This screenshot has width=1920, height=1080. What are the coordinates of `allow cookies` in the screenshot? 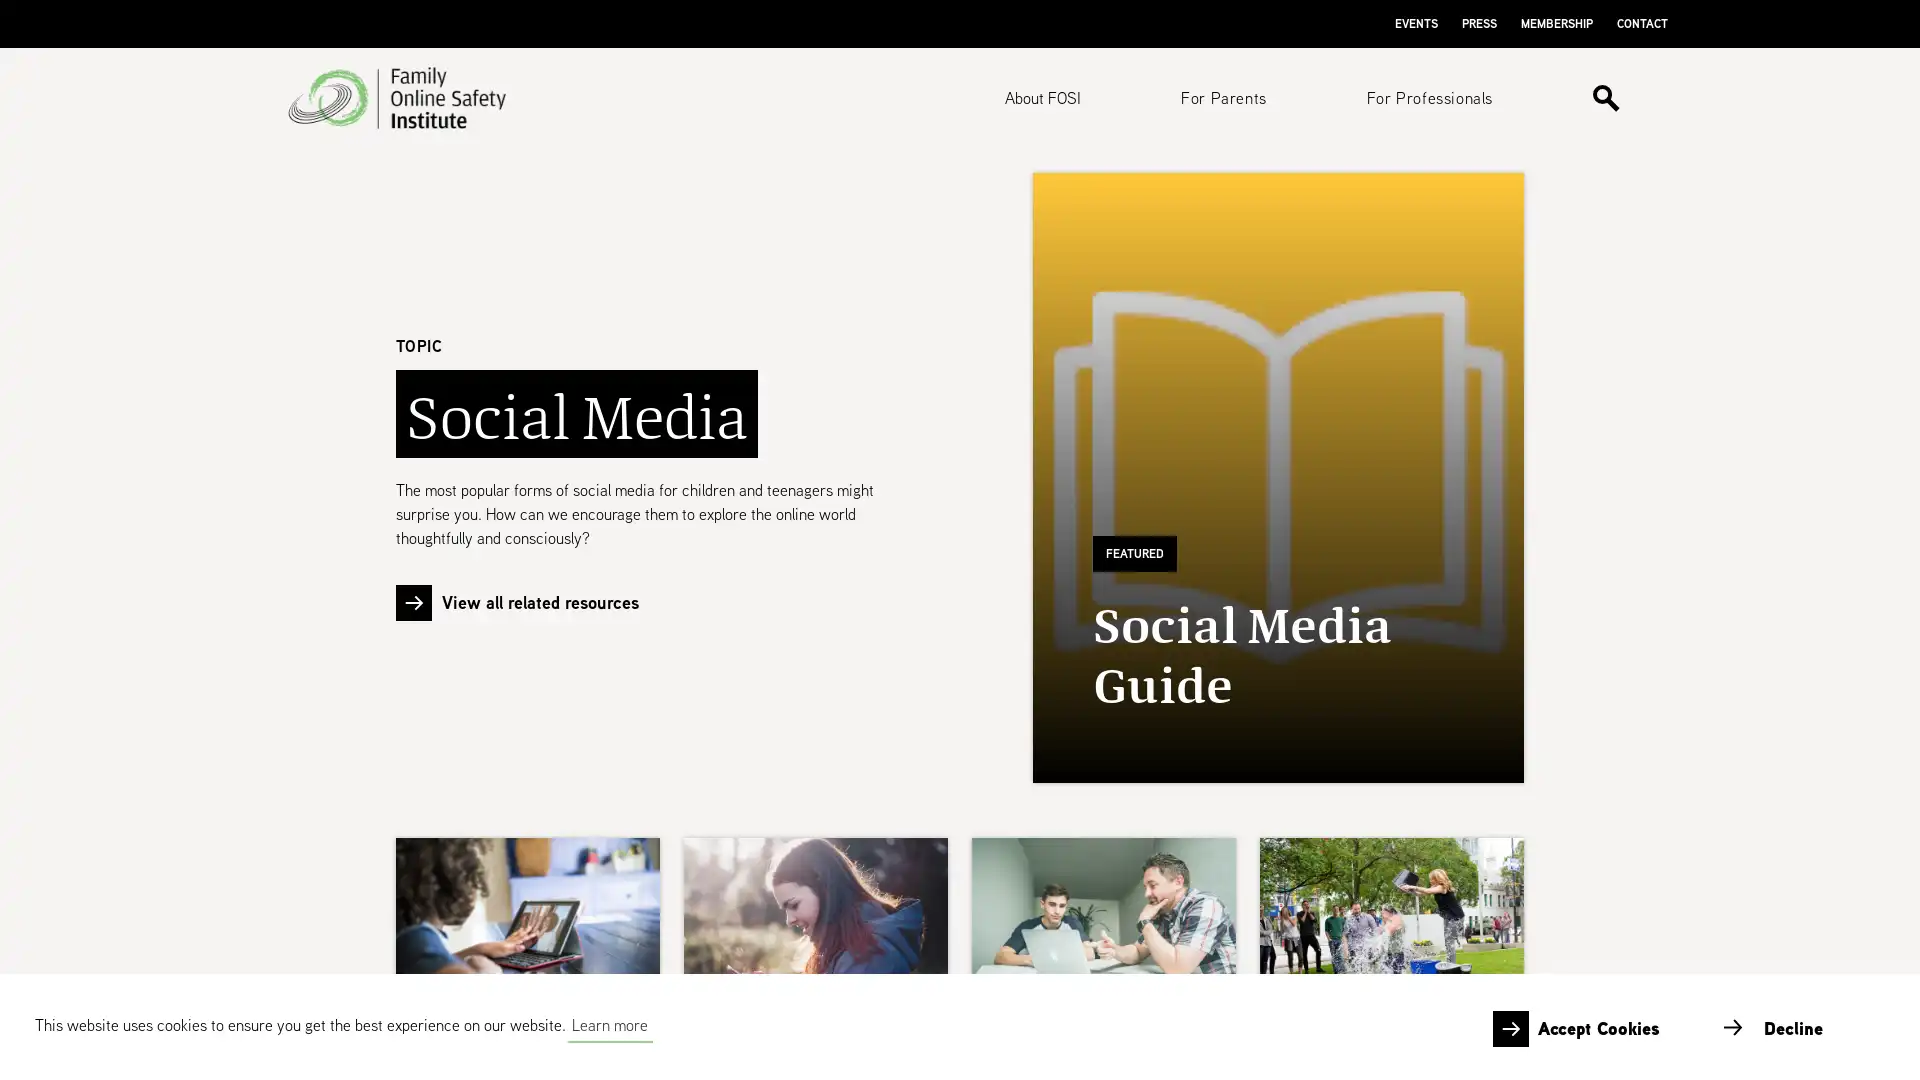 It's located at (1575, 1026).